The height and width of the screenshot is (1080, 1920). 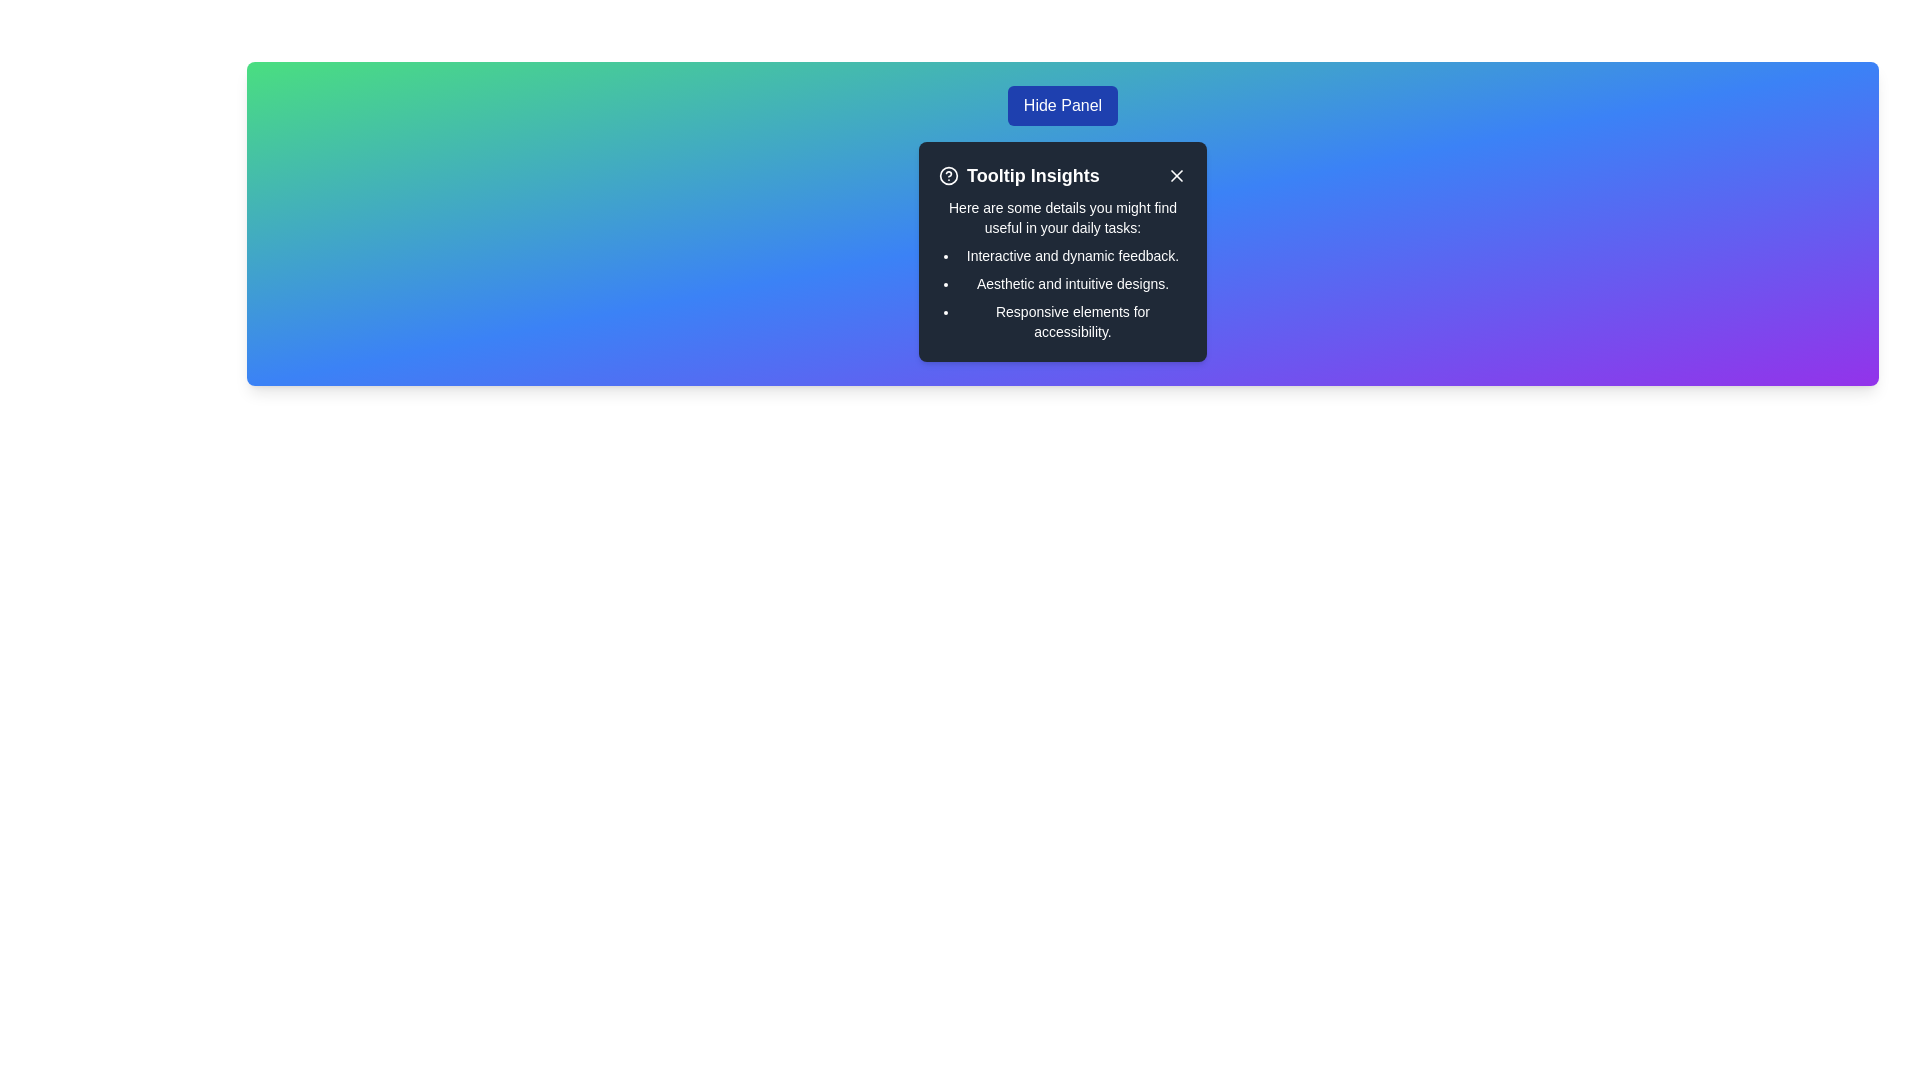 I want to click on the third item in the vertical, bulleted list that describes 'Responsive elements for accessibility' within the tooltip panel, so click(x=1072, y=320).